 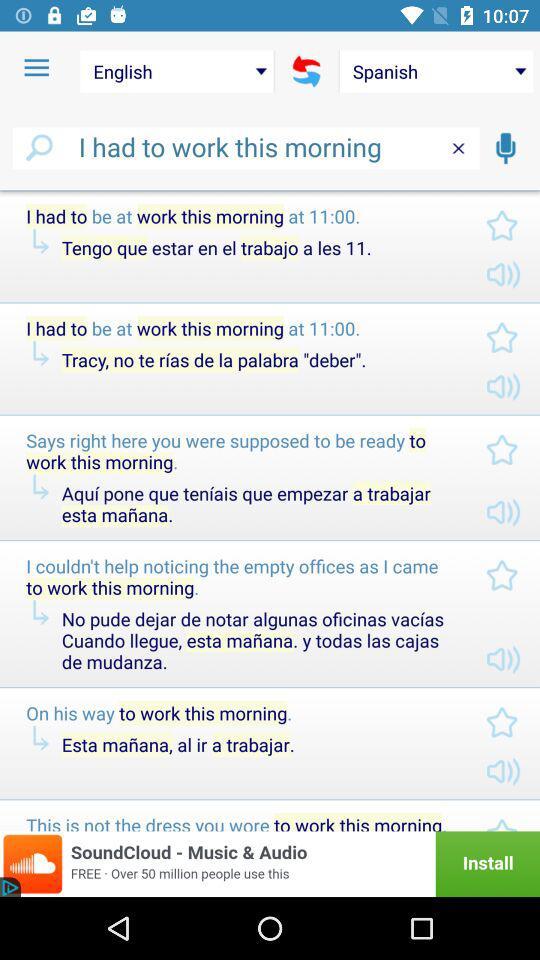 I want to click on switch translate option, so click(x=306, y=71).